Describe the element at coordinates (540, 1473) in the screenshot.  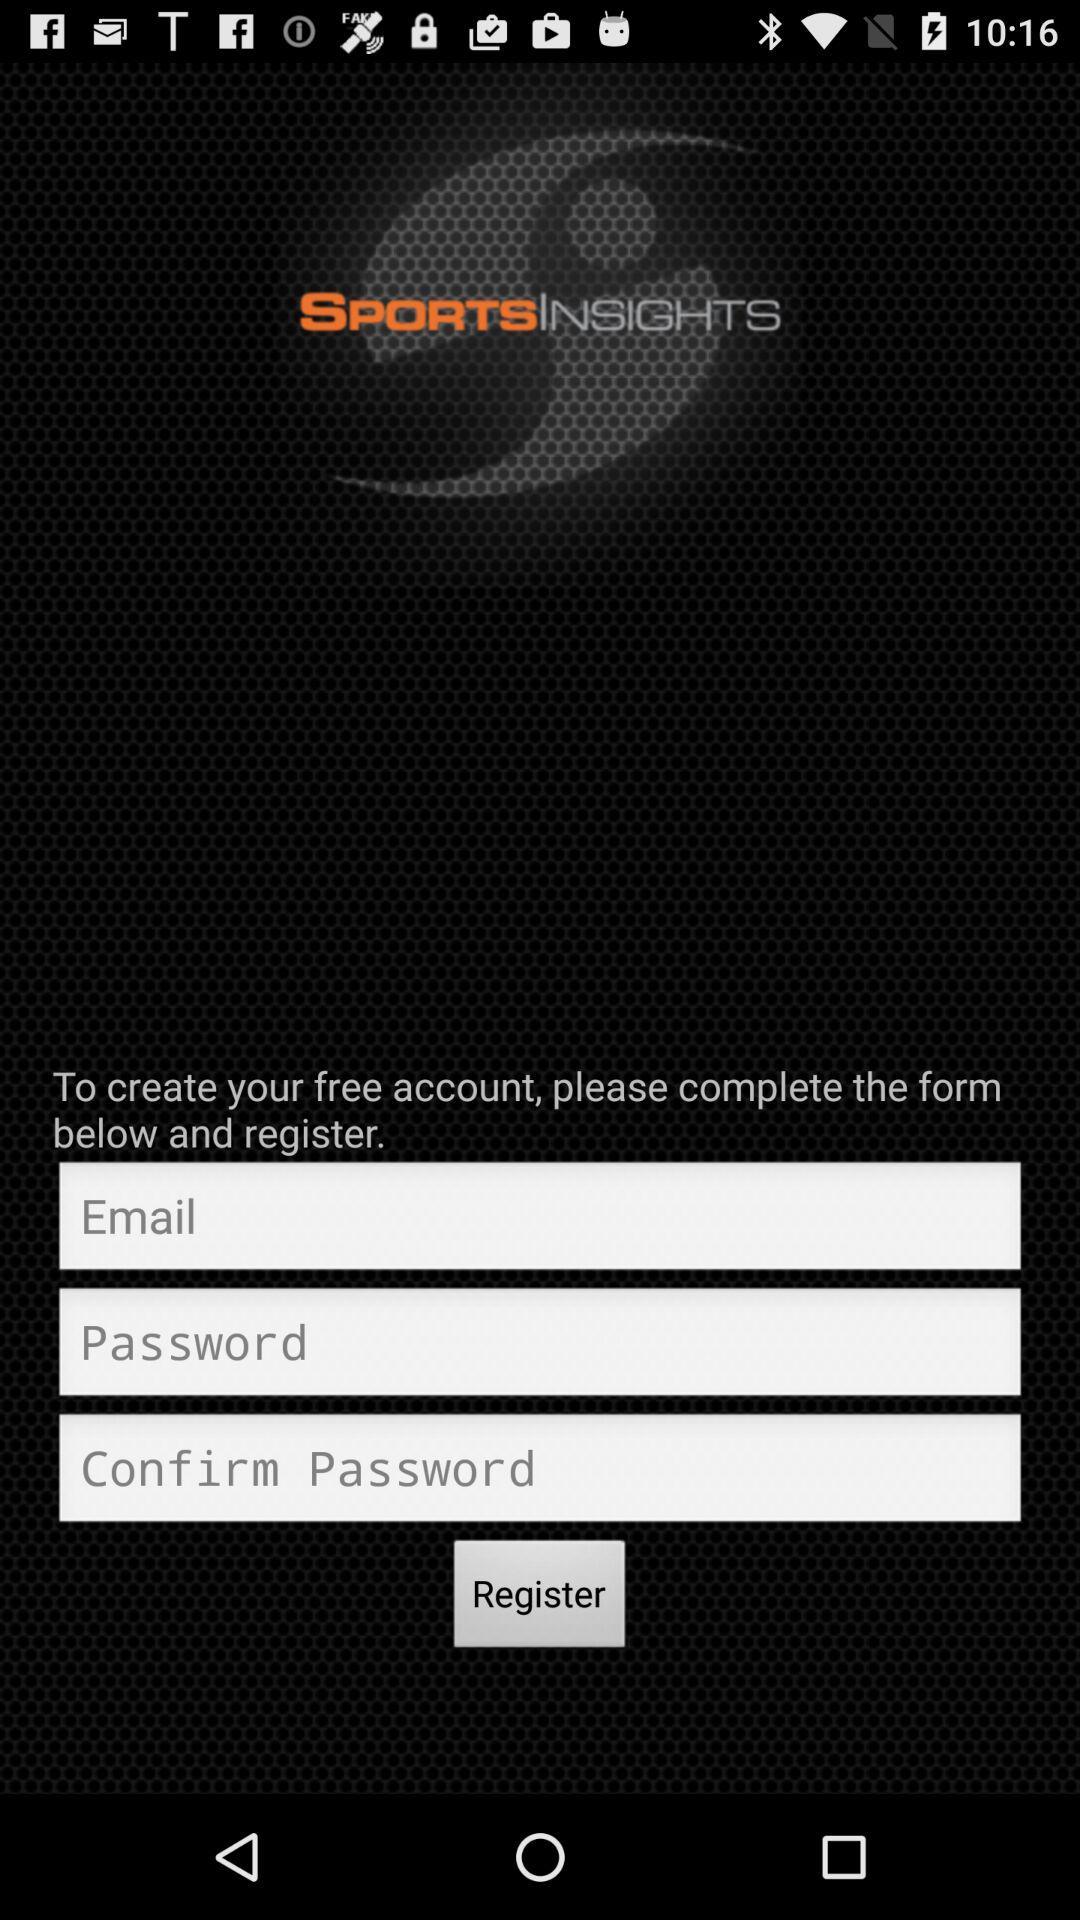
I see `confirm password` at that location.